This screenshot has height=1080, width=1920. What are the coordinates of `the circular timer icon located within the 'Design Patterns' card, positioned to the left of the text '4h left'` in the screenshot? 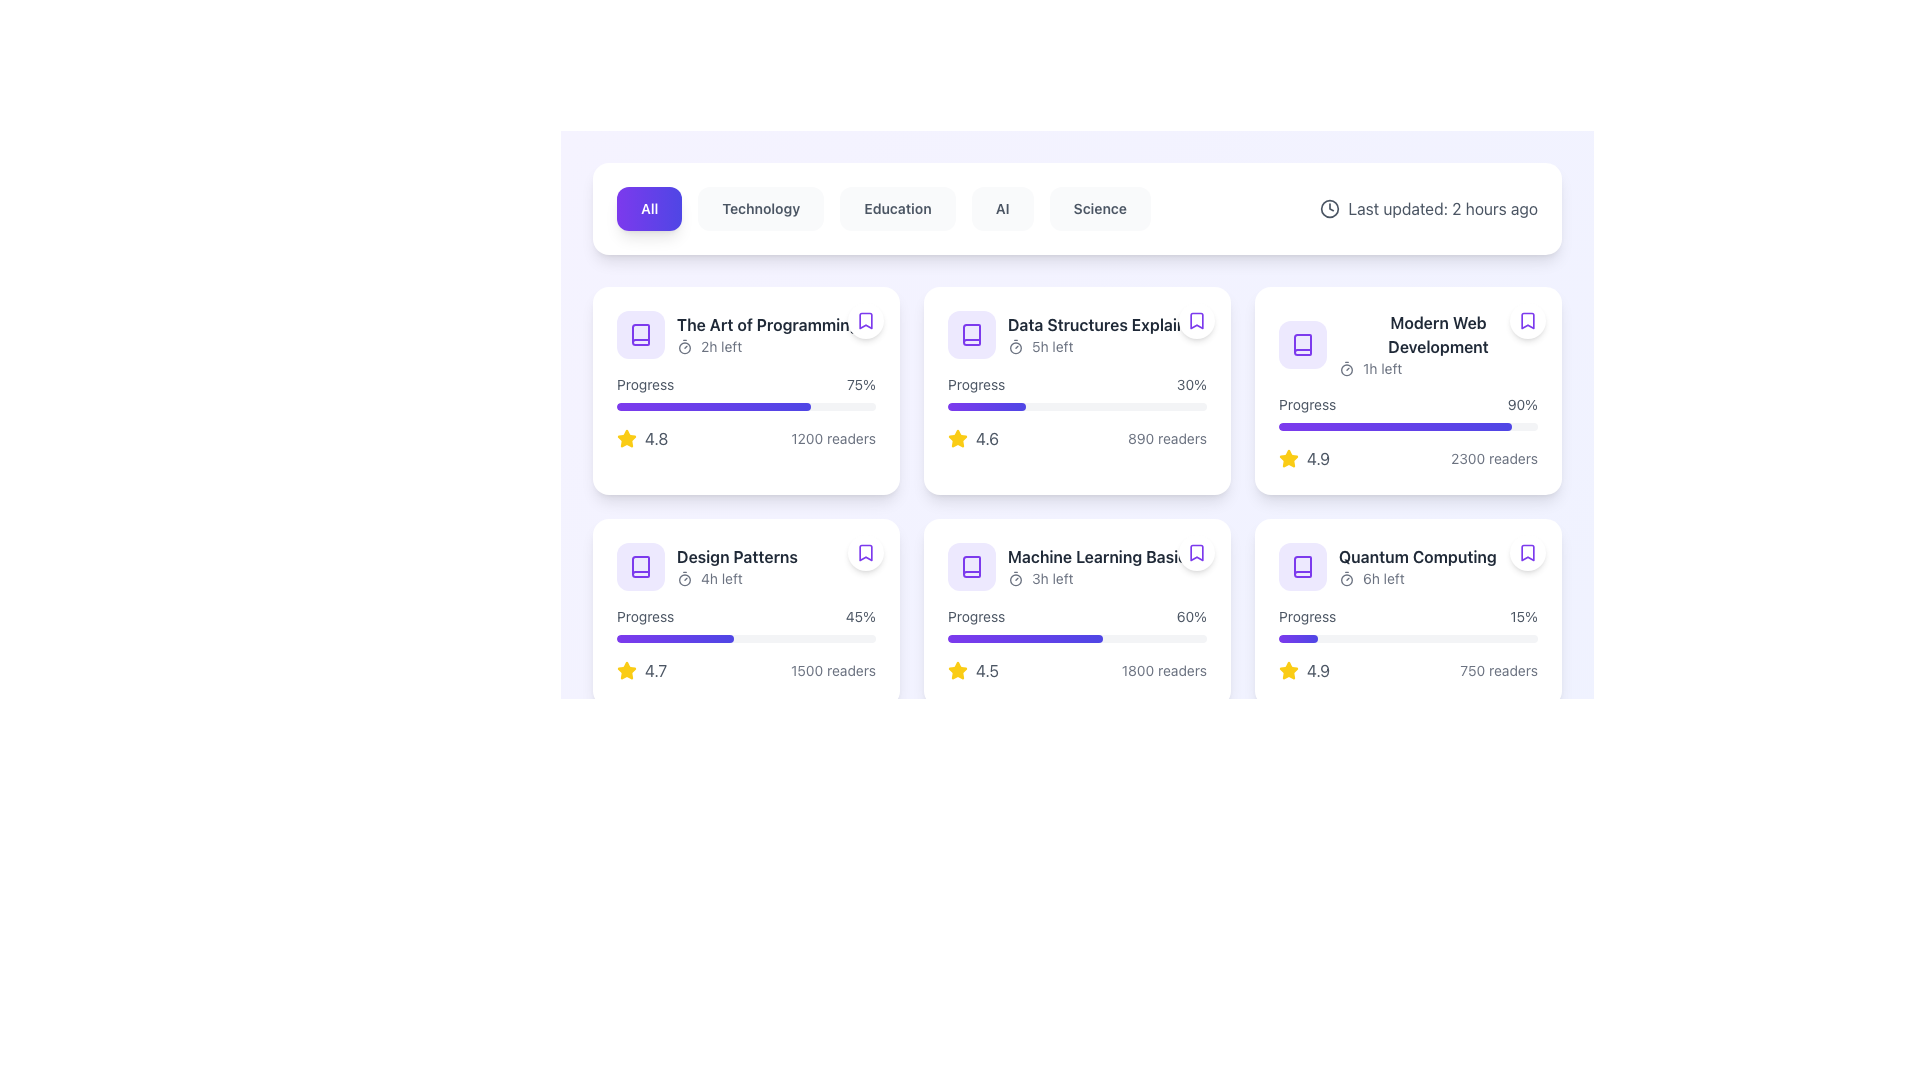 It's located at (685, 578).